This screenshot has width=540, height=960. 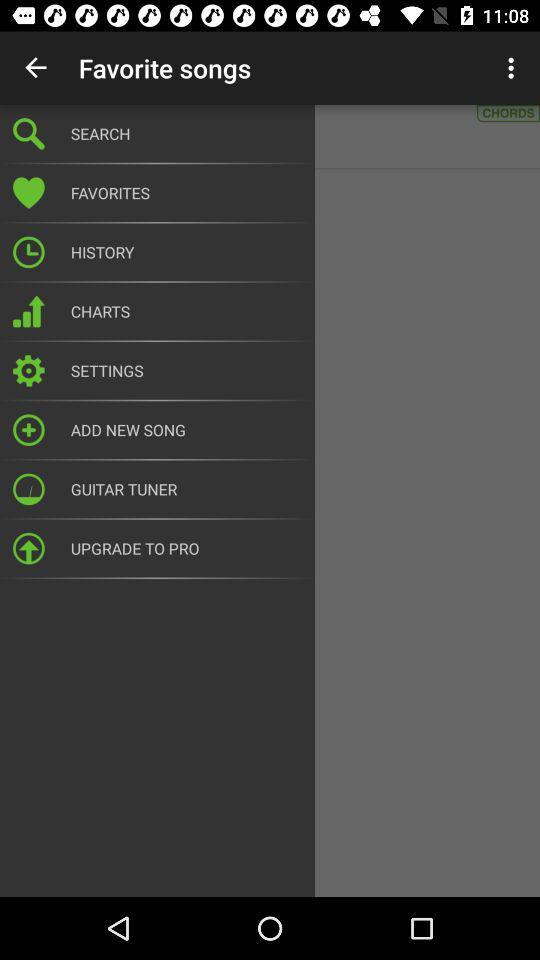 I want to click on settings icon, so click(x=186, y=369).